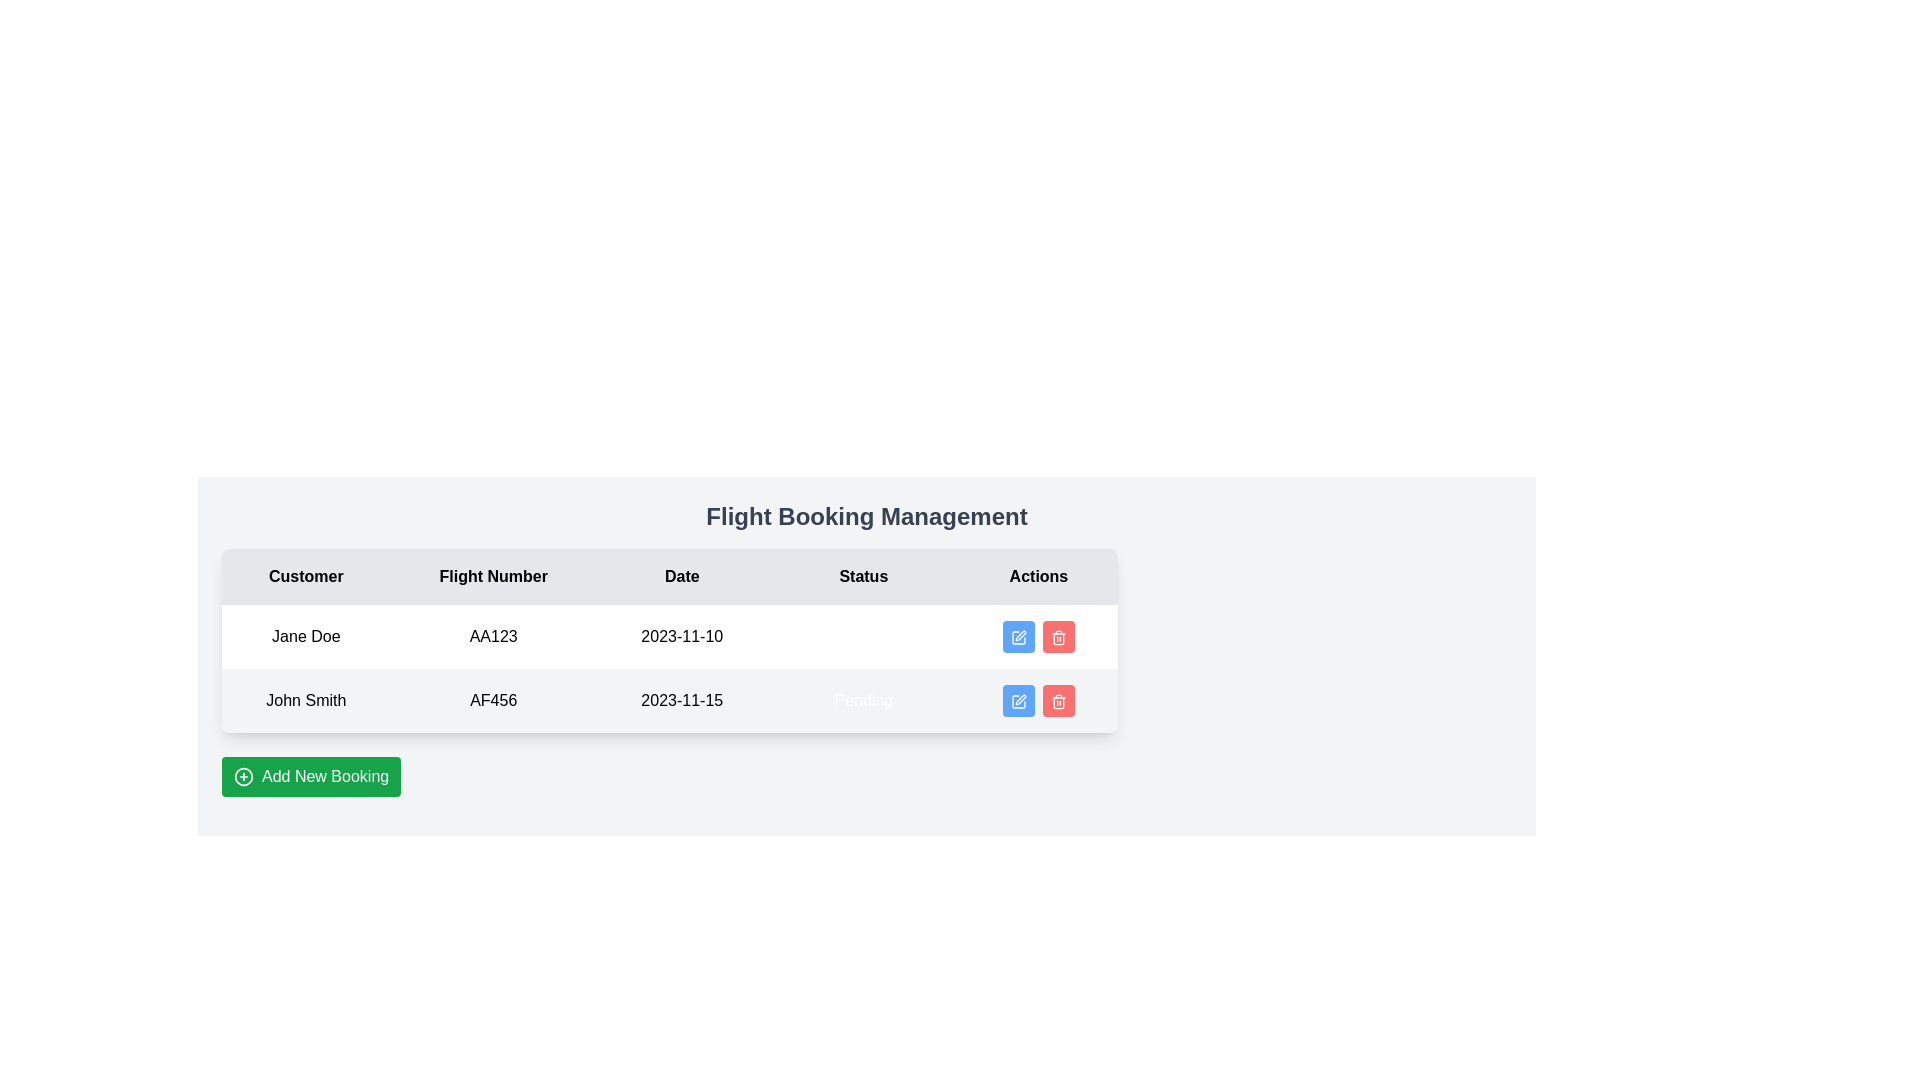  What do you see at coordinates (310, 775) in the screenshot?
I see `the 'Add New Booking' button with a green background and white text` at bounding box center [310, 775].